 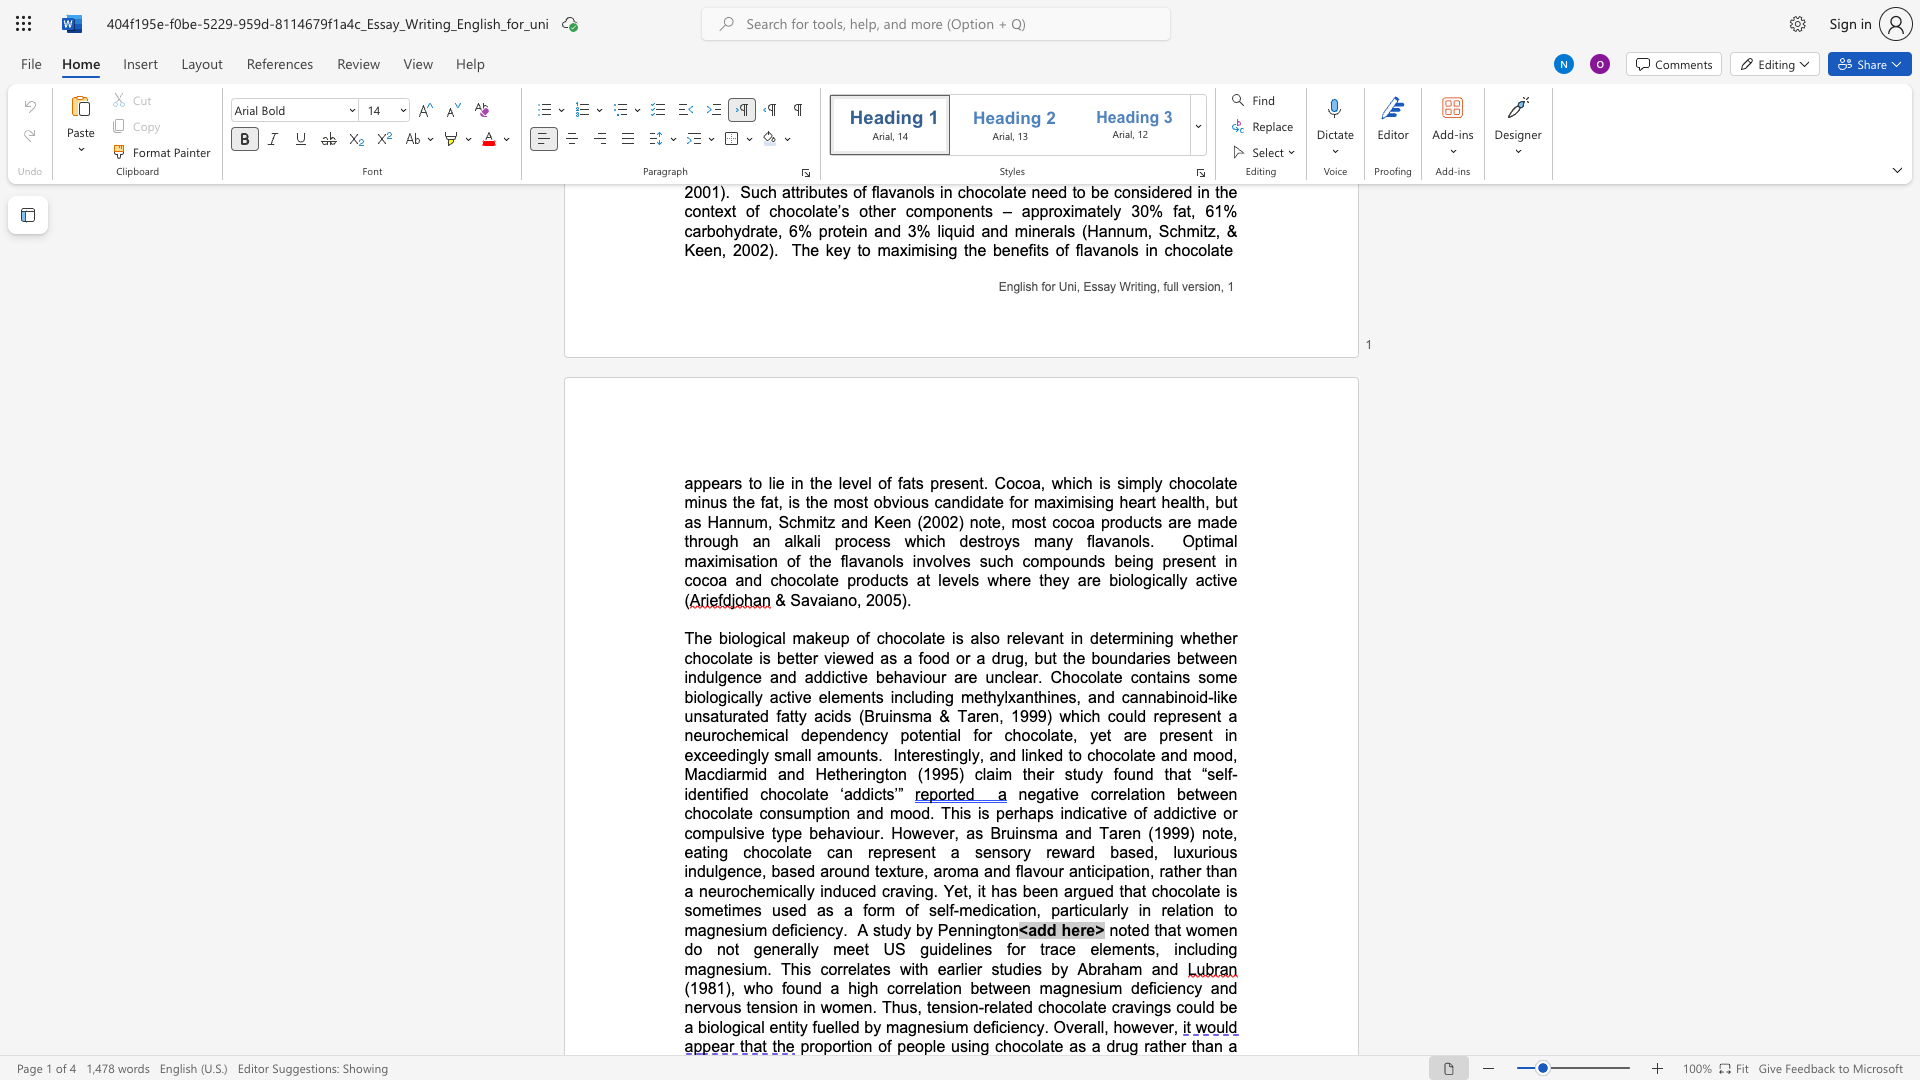 I want to click on the subset text "ed that women d" within the text "noted that women do not", so click(x=1131, y=930).